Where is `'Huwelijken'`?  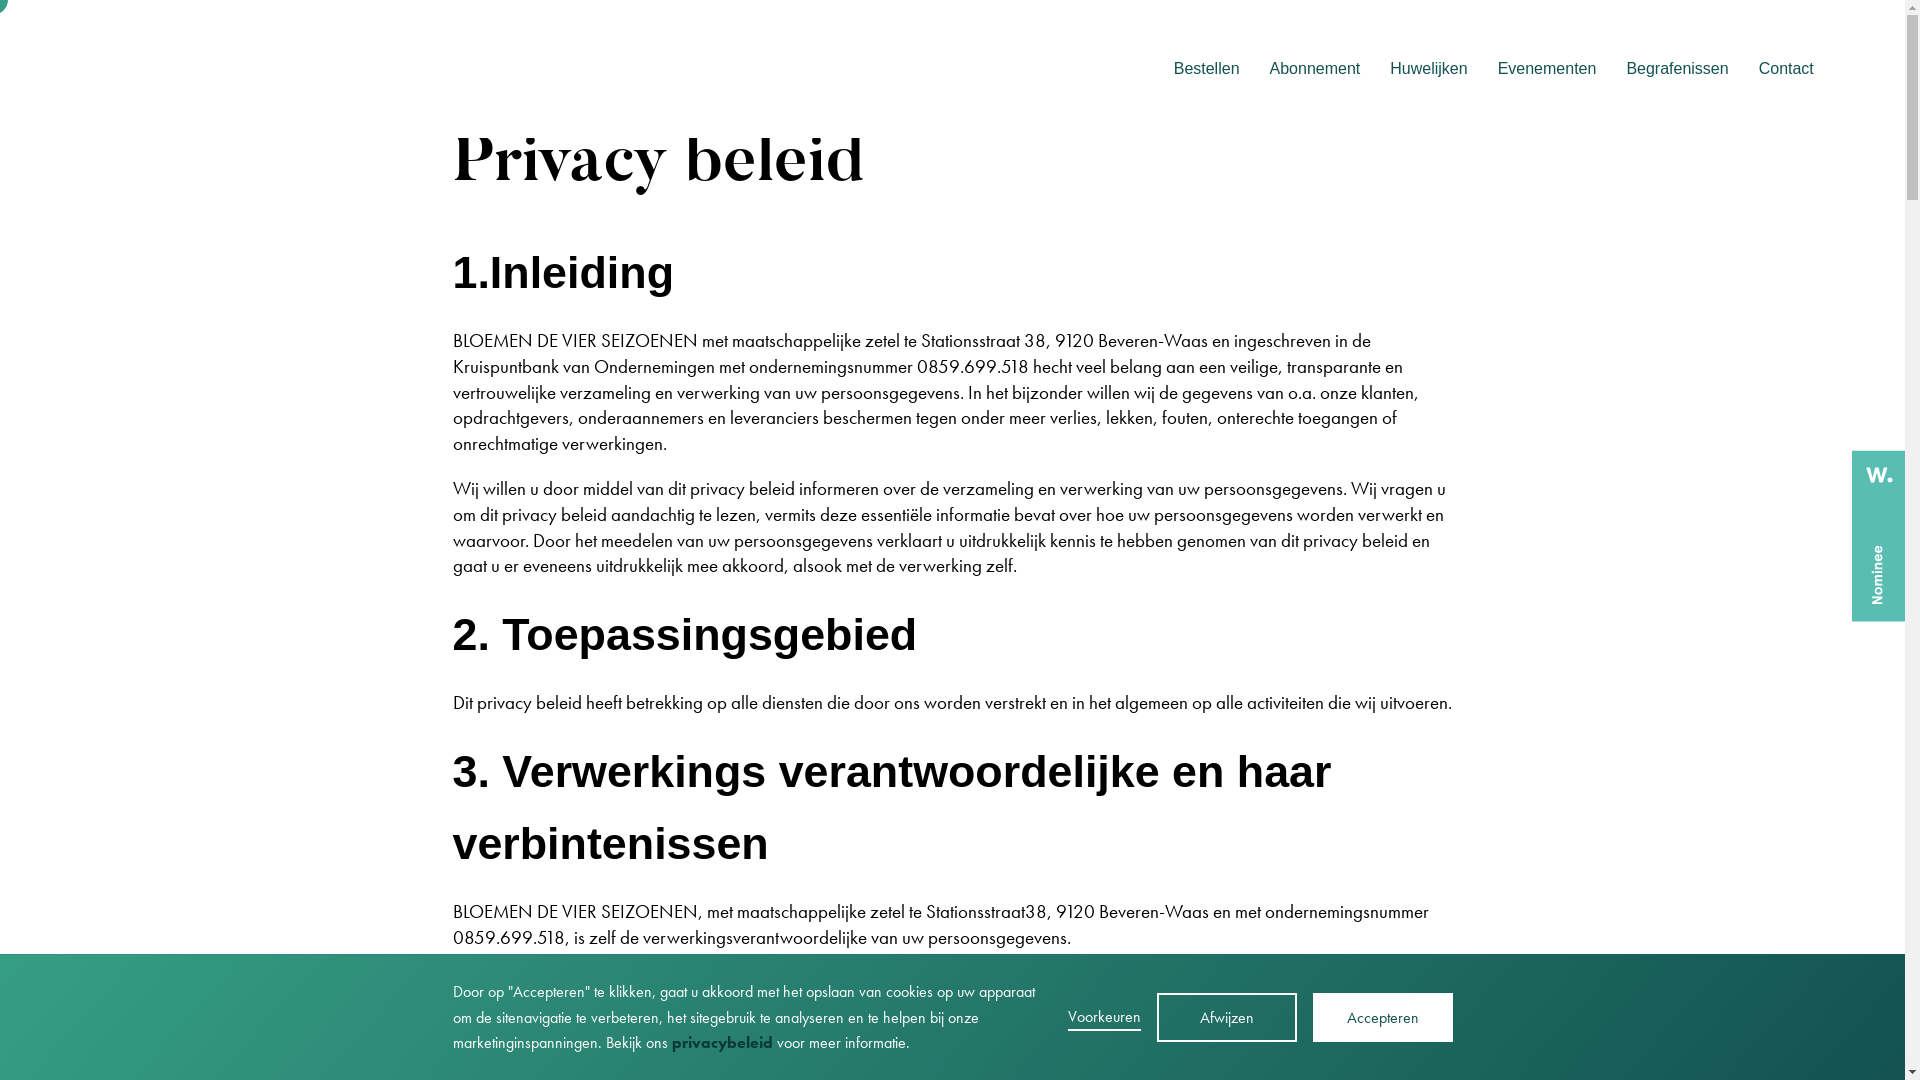 'Huwelijken' is located at coordinates (1389, 68).